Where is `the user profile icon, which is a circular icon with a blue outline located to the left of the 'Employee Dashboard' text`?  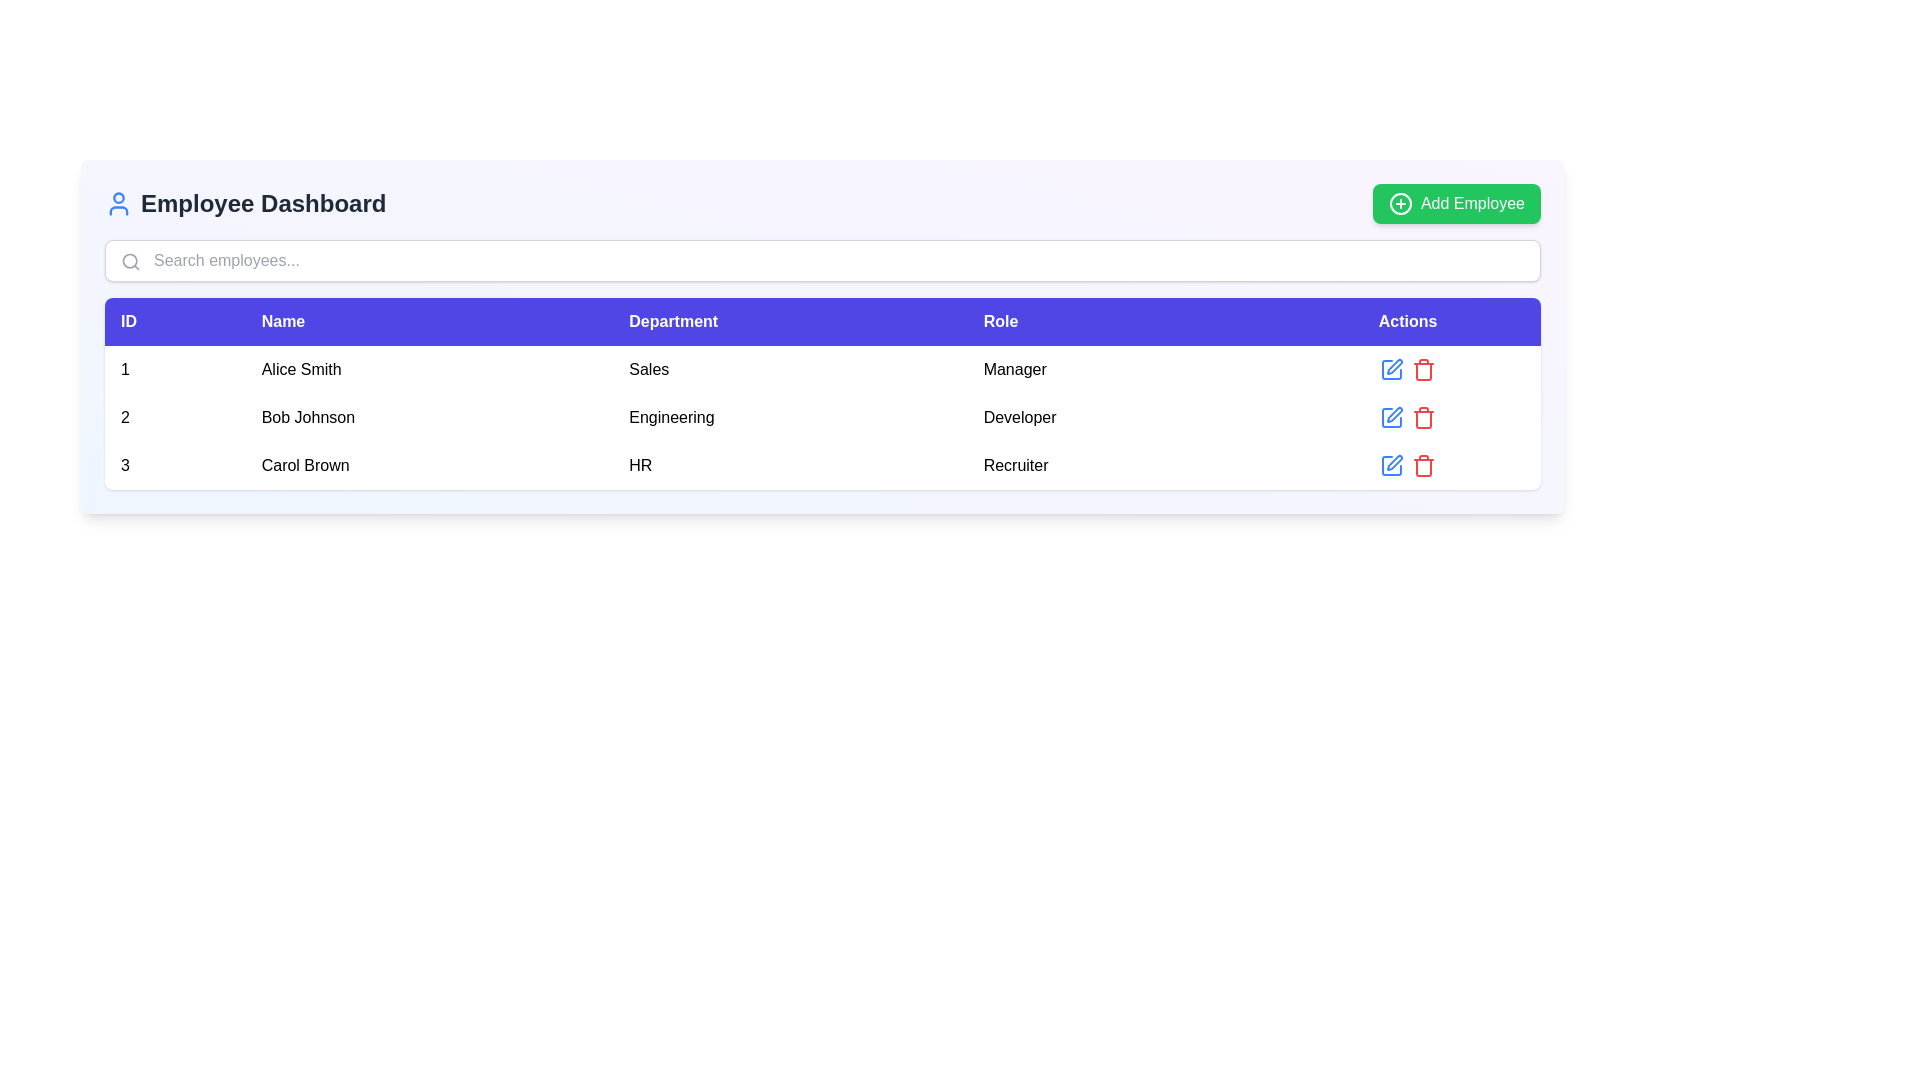 the user profile icon, which is a circular icon with a blue outline located to the left of the 'Employee Dashboard' text is located at coordinates (118, 204).